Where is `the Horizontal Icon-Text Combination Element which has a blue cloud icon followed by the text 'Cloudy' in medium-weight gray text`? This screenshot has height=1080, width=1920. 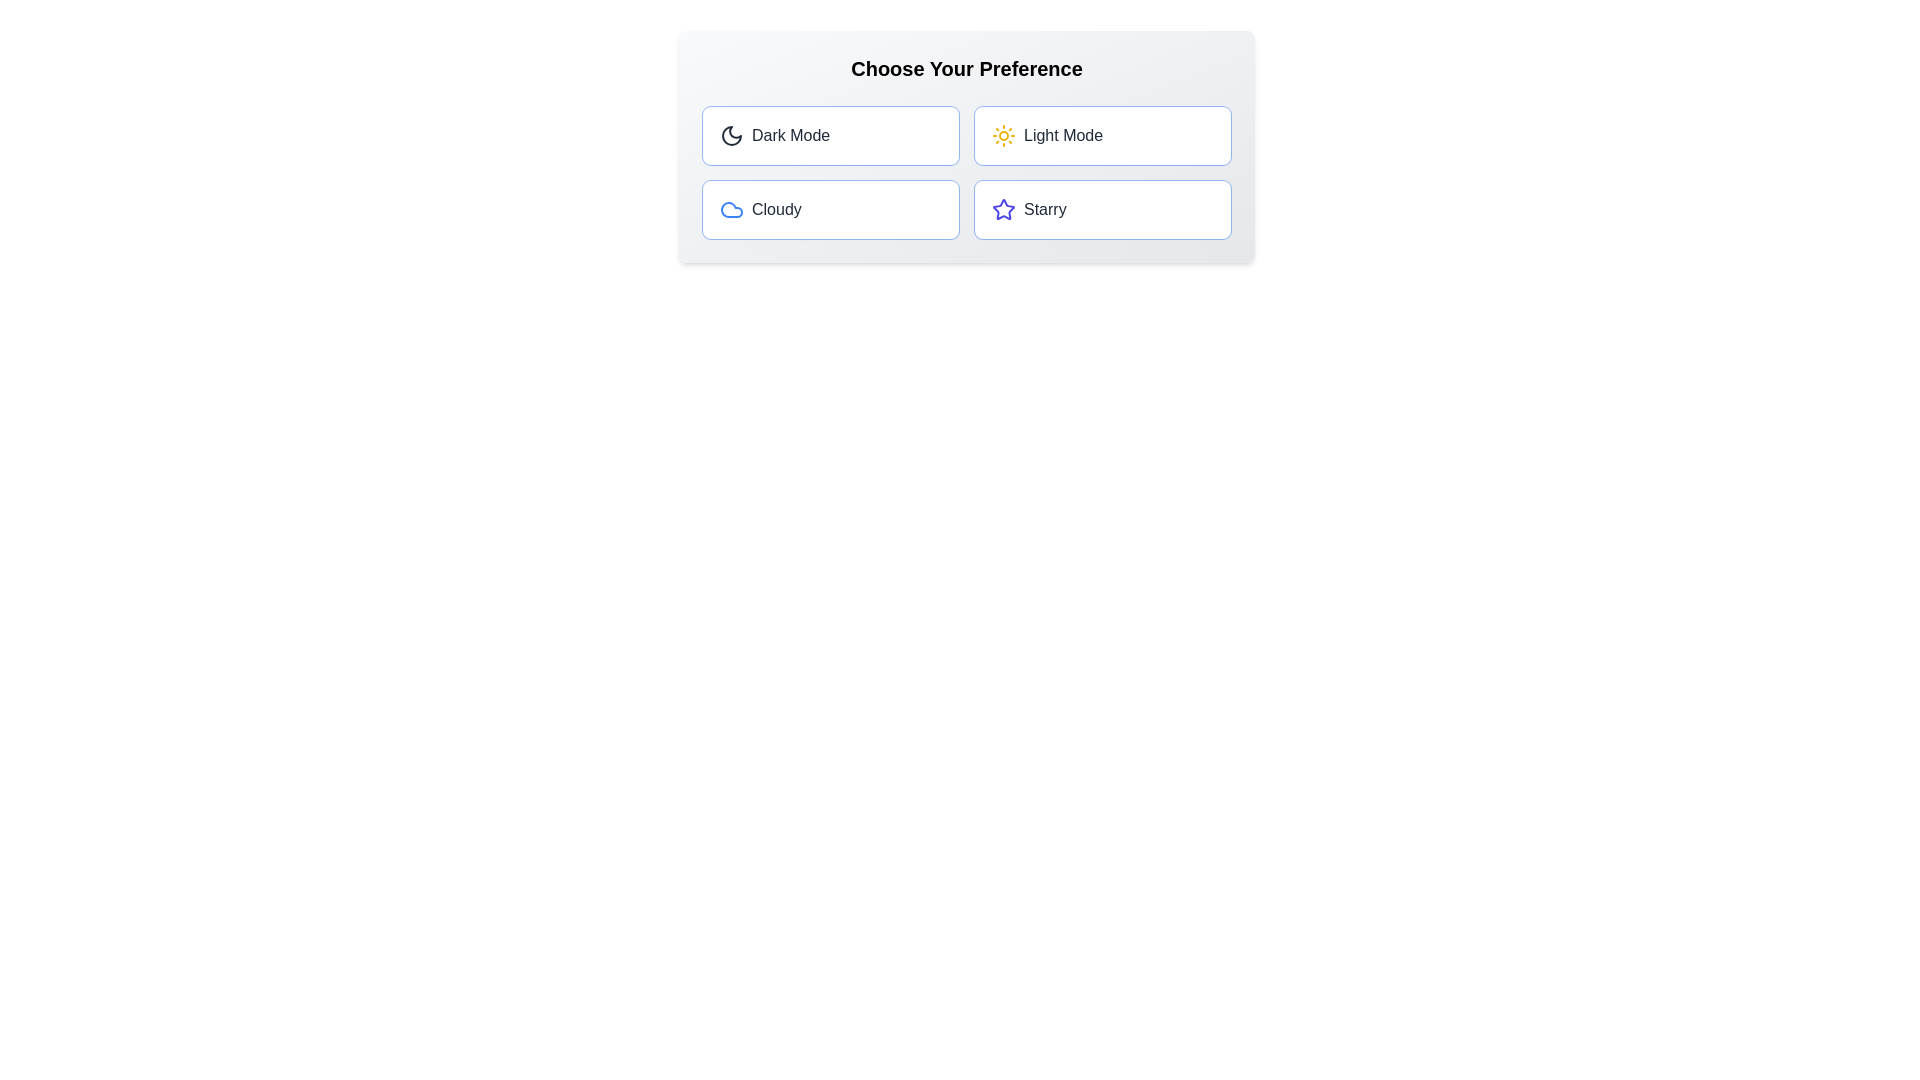 the Horizontal Icon-Text Combination Element which has a blue cloud icon followed by the text 'Cloudy' in medium-weight gray text is located at coordinates (759, 209).